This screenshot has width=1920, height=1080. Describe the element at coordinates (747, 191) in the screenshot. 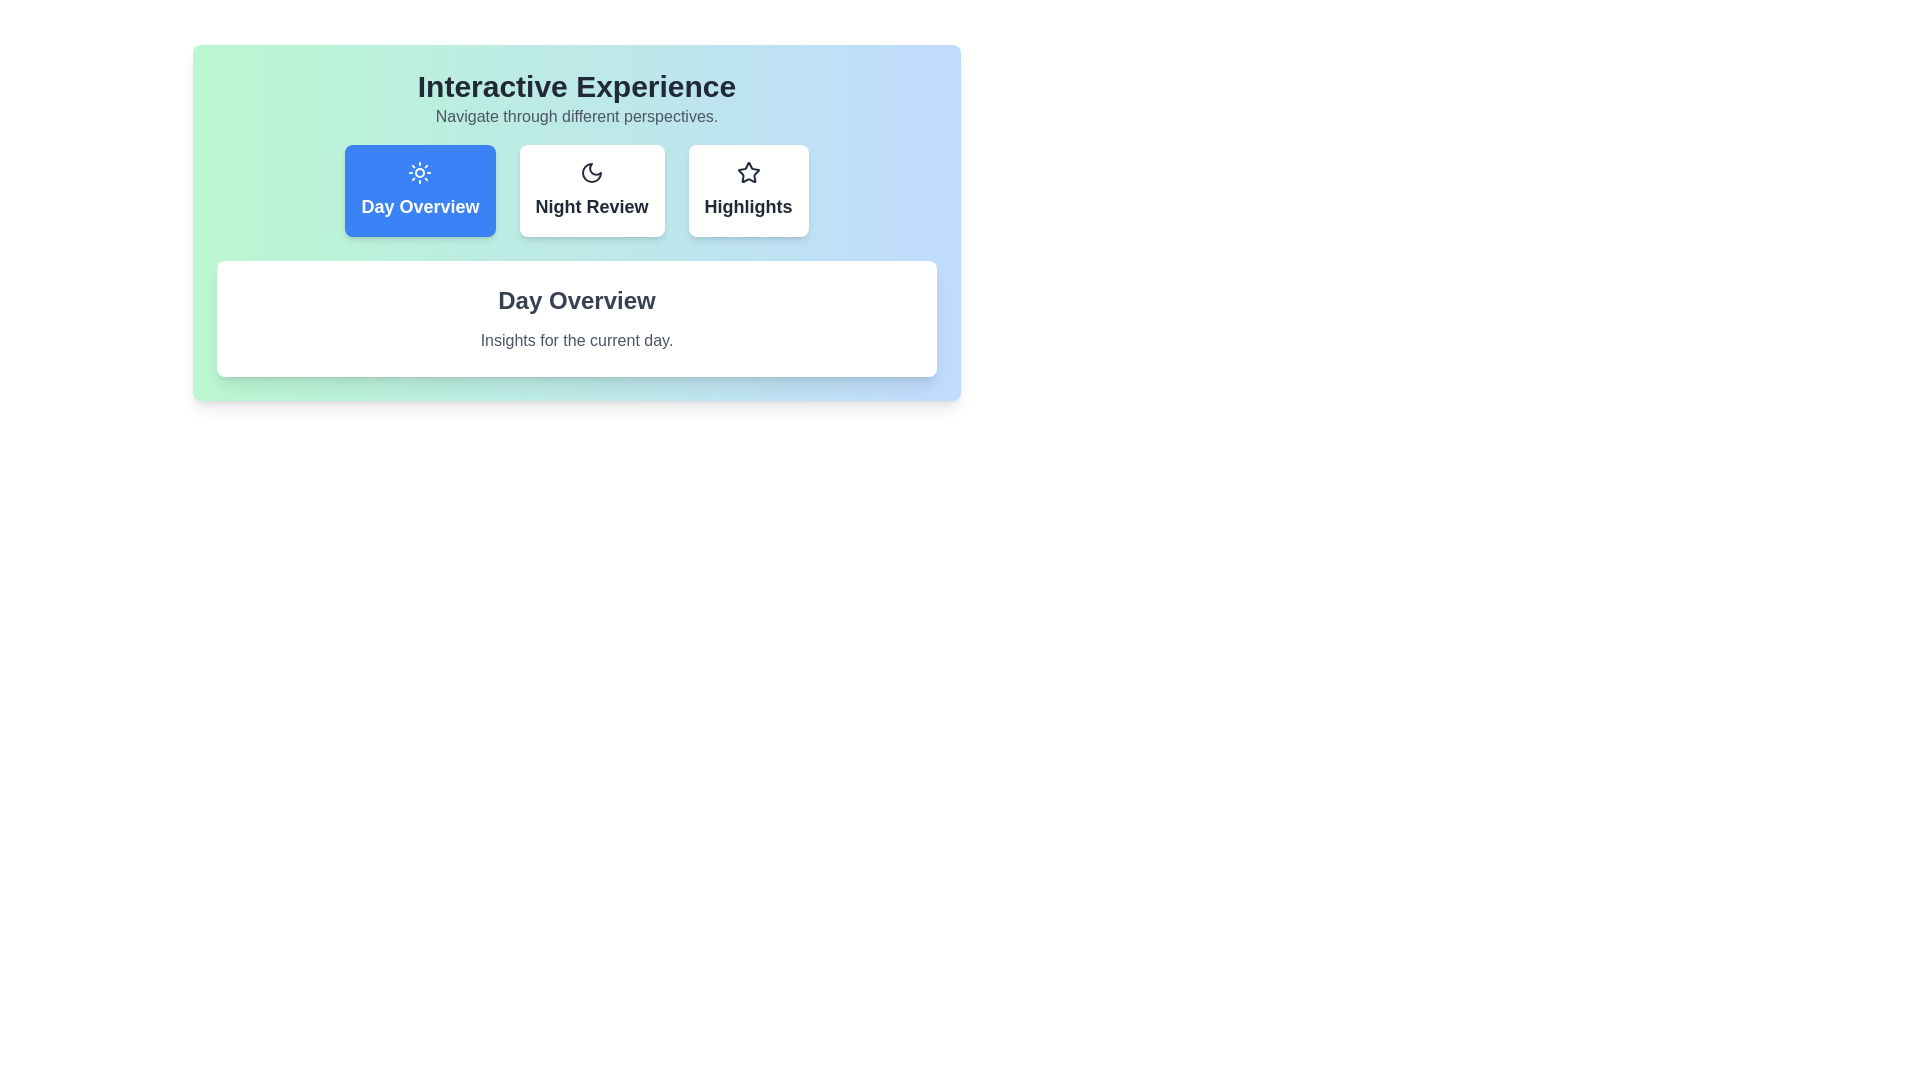

I see `the Highlights tab to switch to its content` at that location.